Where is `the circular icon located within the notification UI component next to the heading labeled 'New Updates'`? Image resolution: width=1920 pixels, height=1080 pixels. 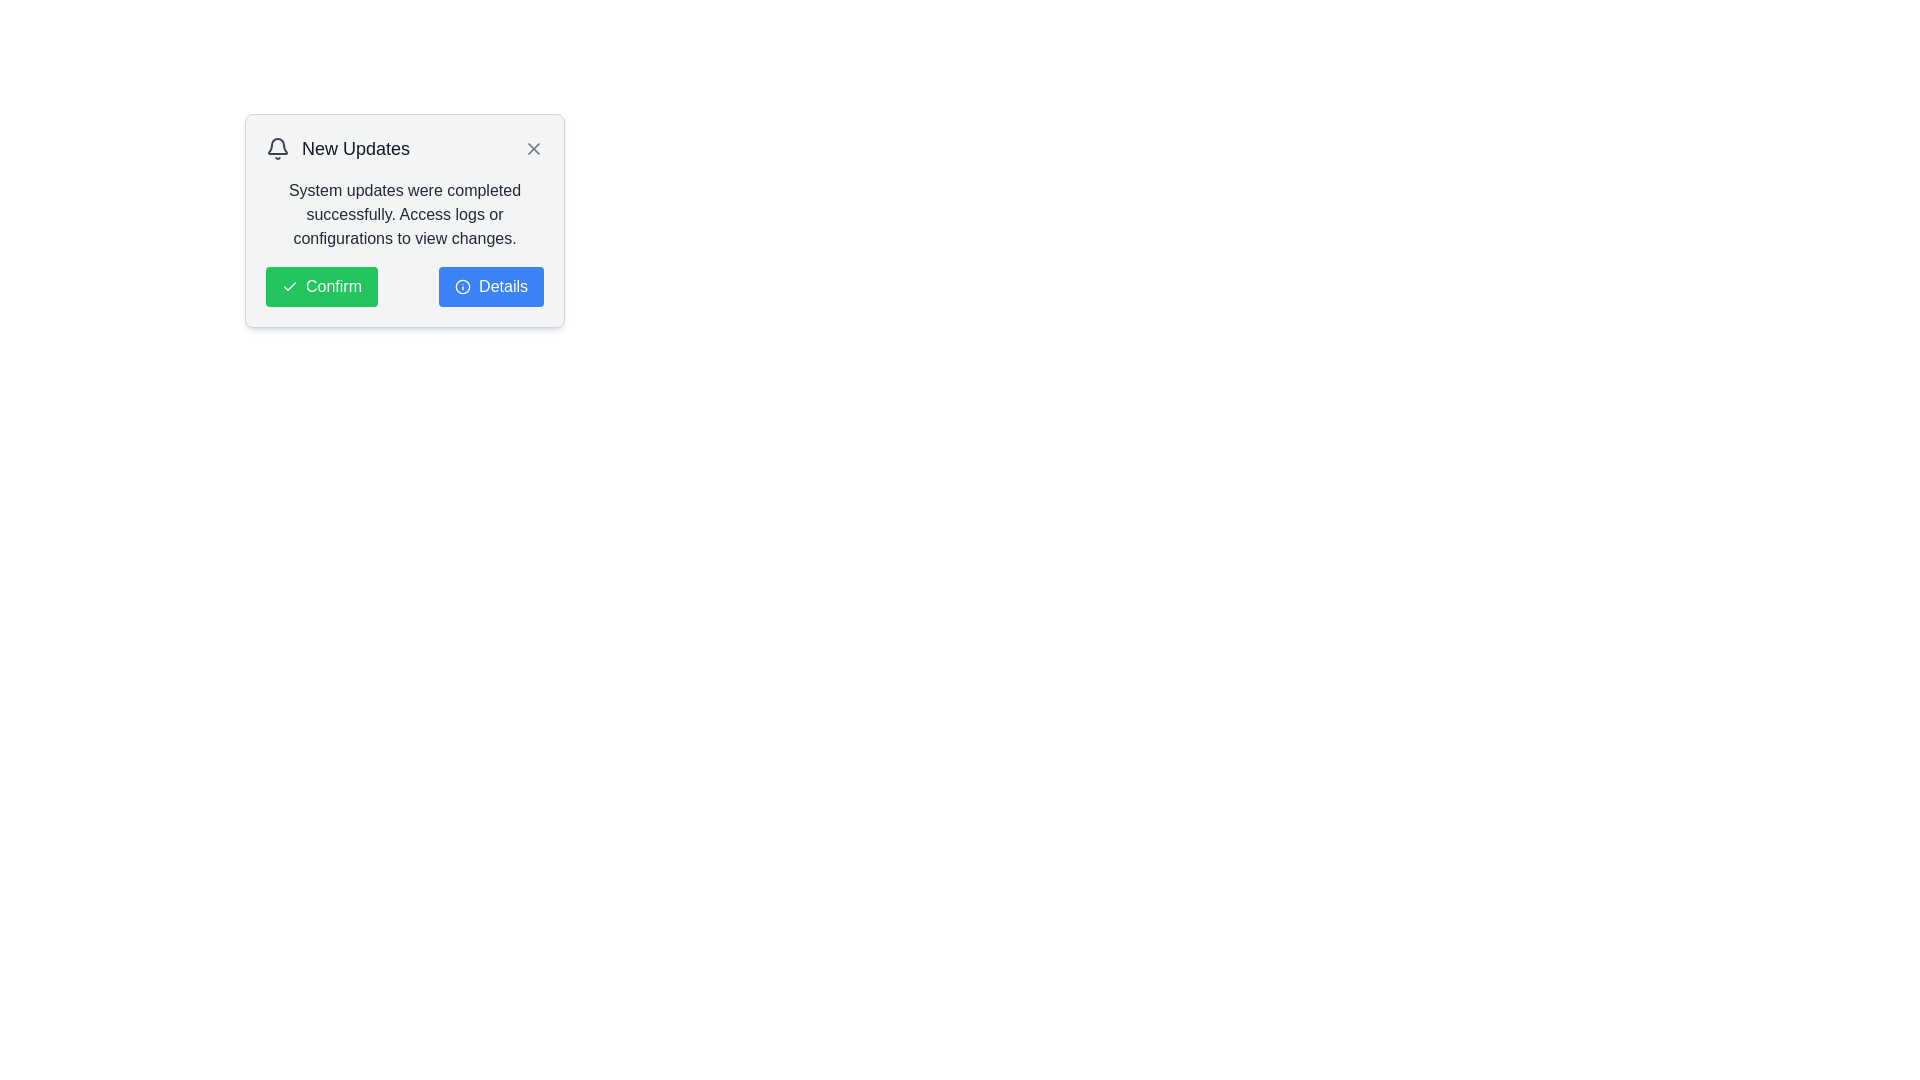 the circular icon located within the notification UI component next to the heading labeled 'New Updates' is located at coordinates (462, 286).